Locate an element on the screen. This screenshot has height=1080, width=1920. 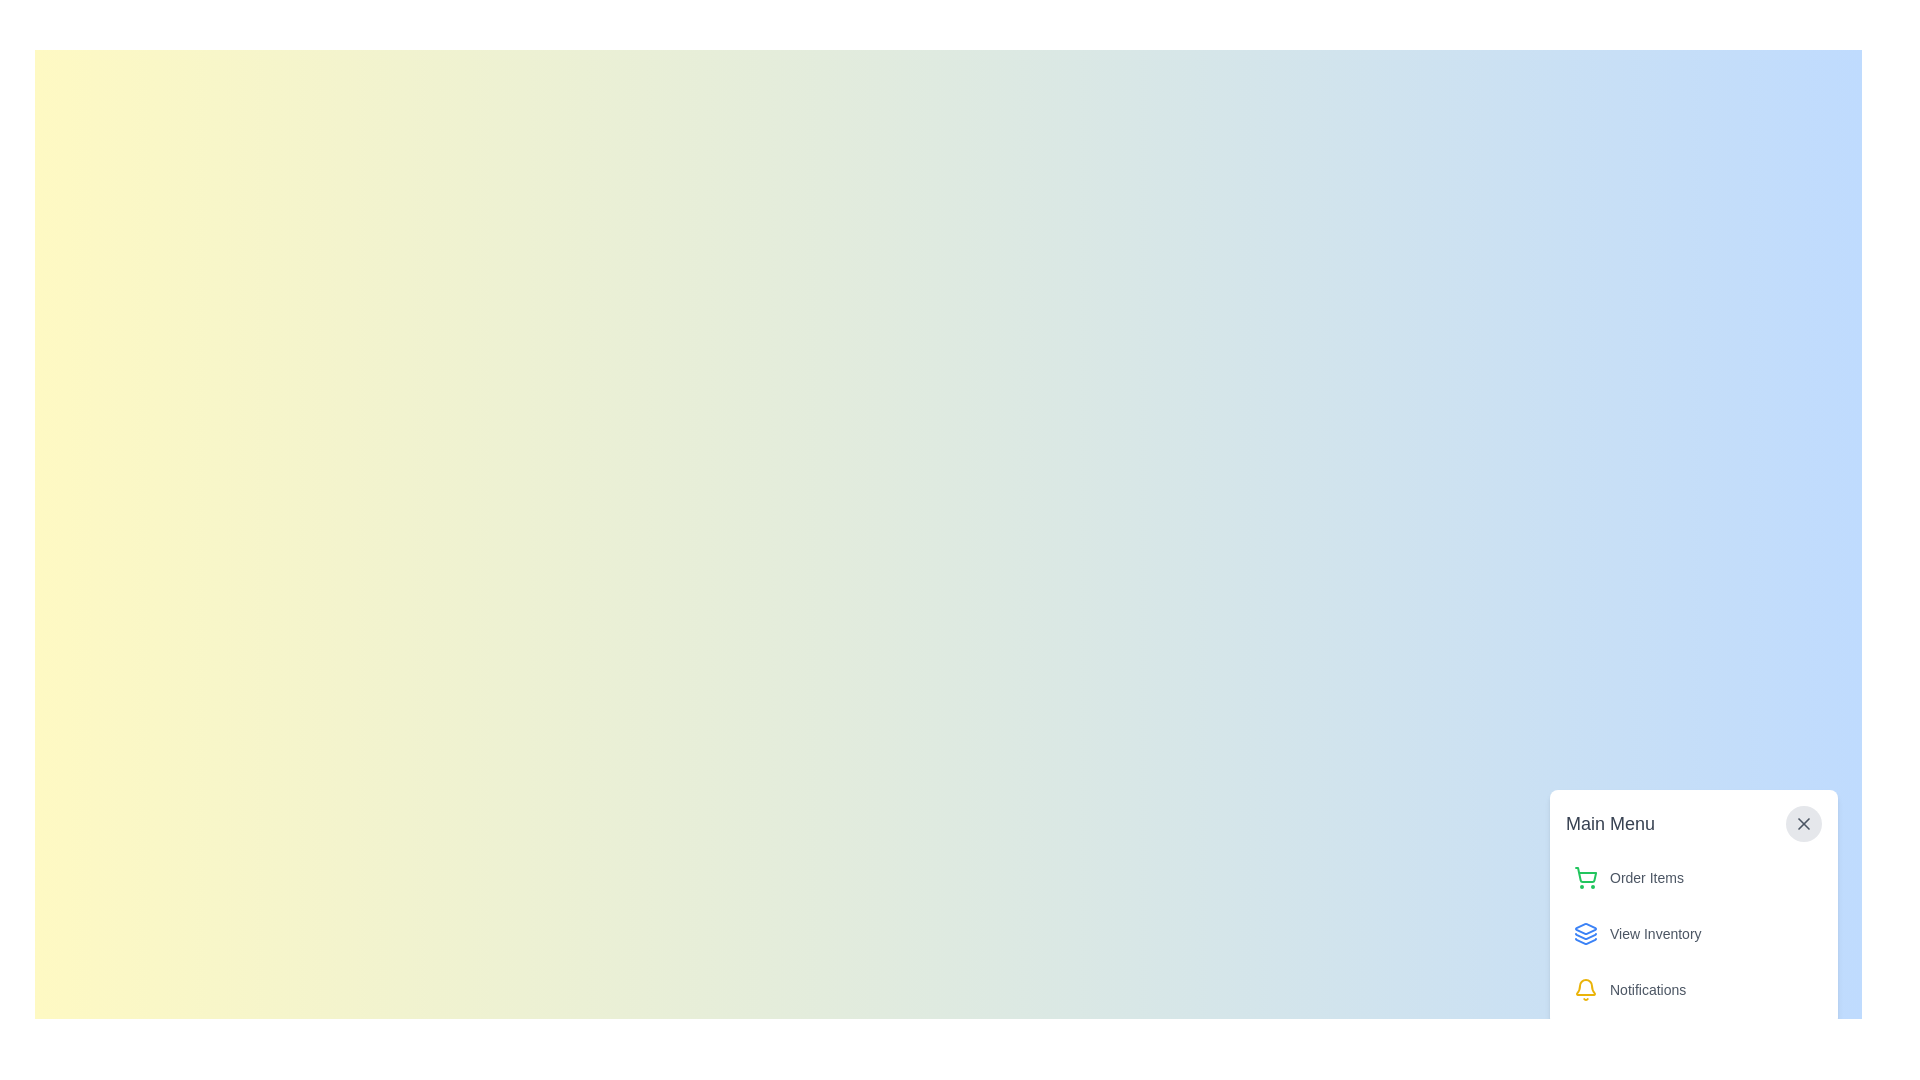
the 'View Inventory' interactive menu item, which is the second item in the vertical menu under the 'Main Menu' header, located between 'Order Items' and 'Notifications' is located at coordinates (1693, 933).